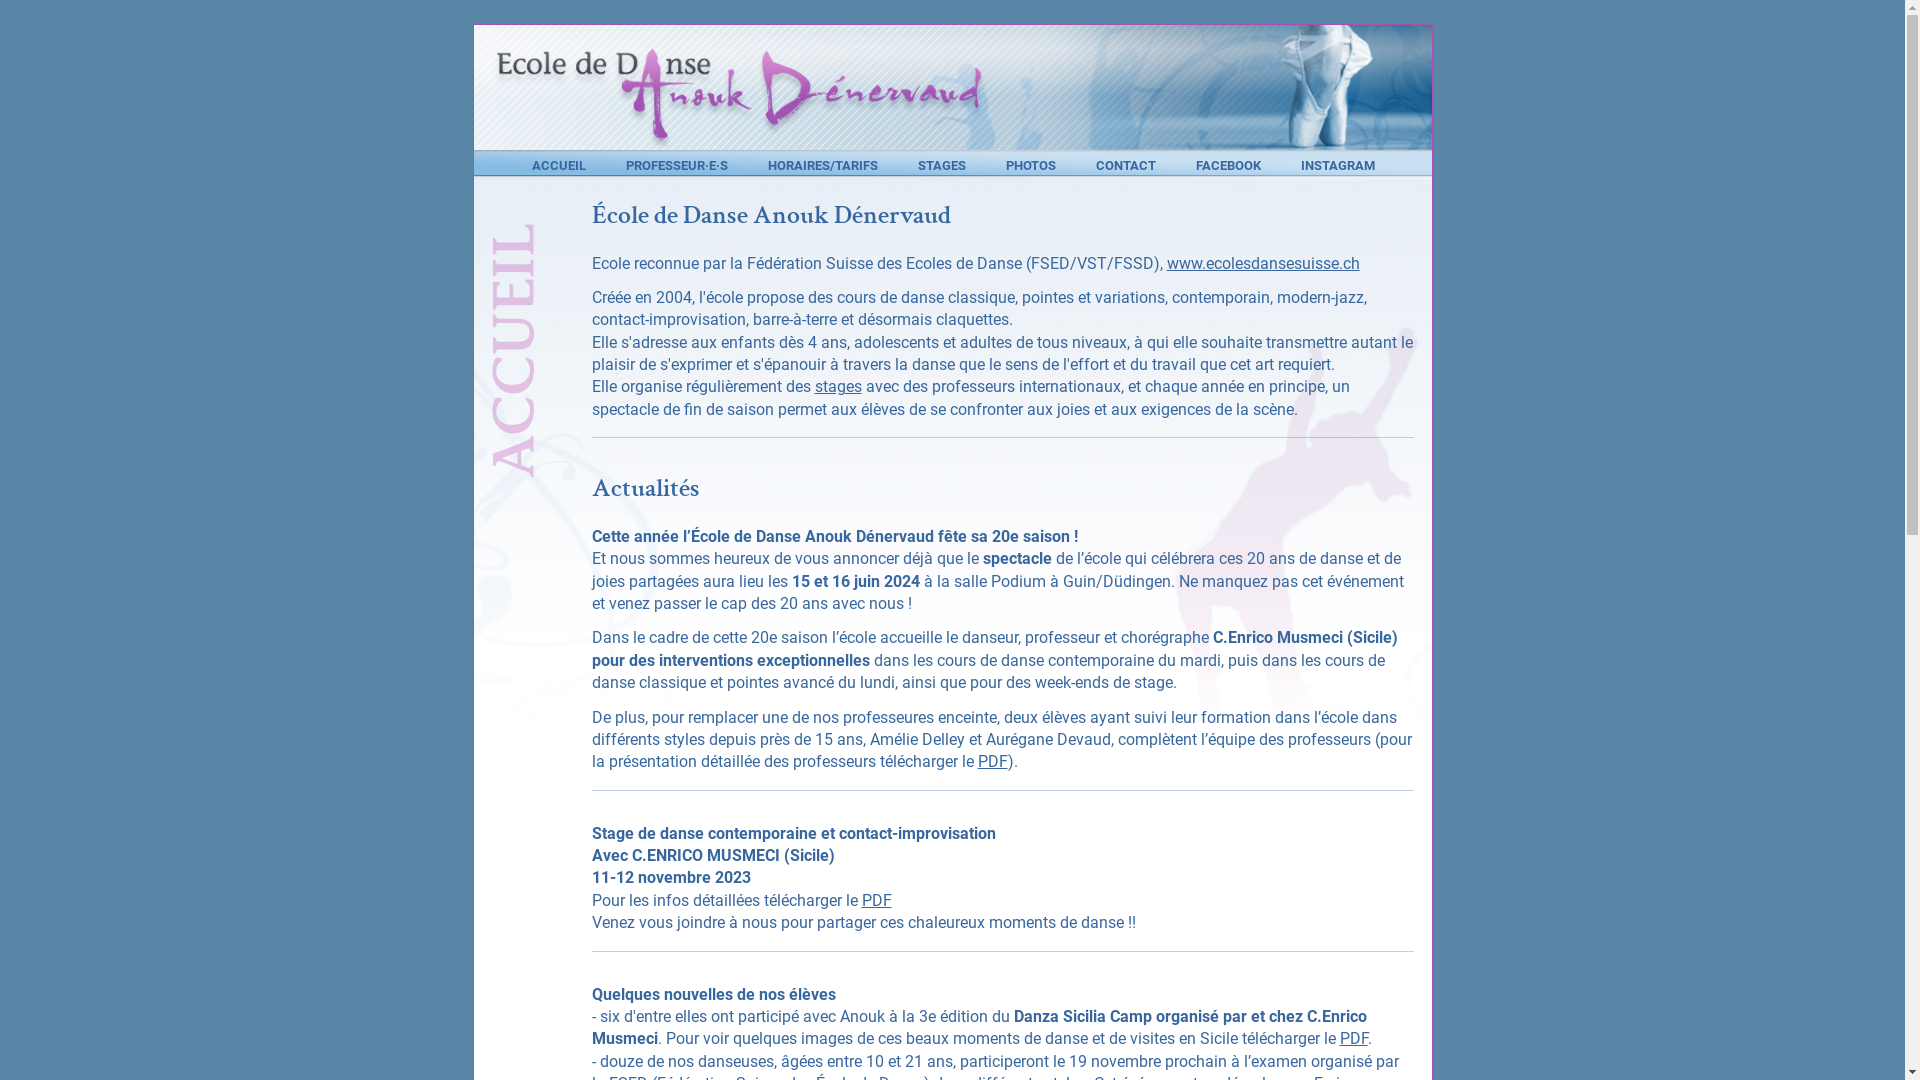  Describe the element at coordinates (940, 164) in the screenshot. I see `'STAGES'` at that location.